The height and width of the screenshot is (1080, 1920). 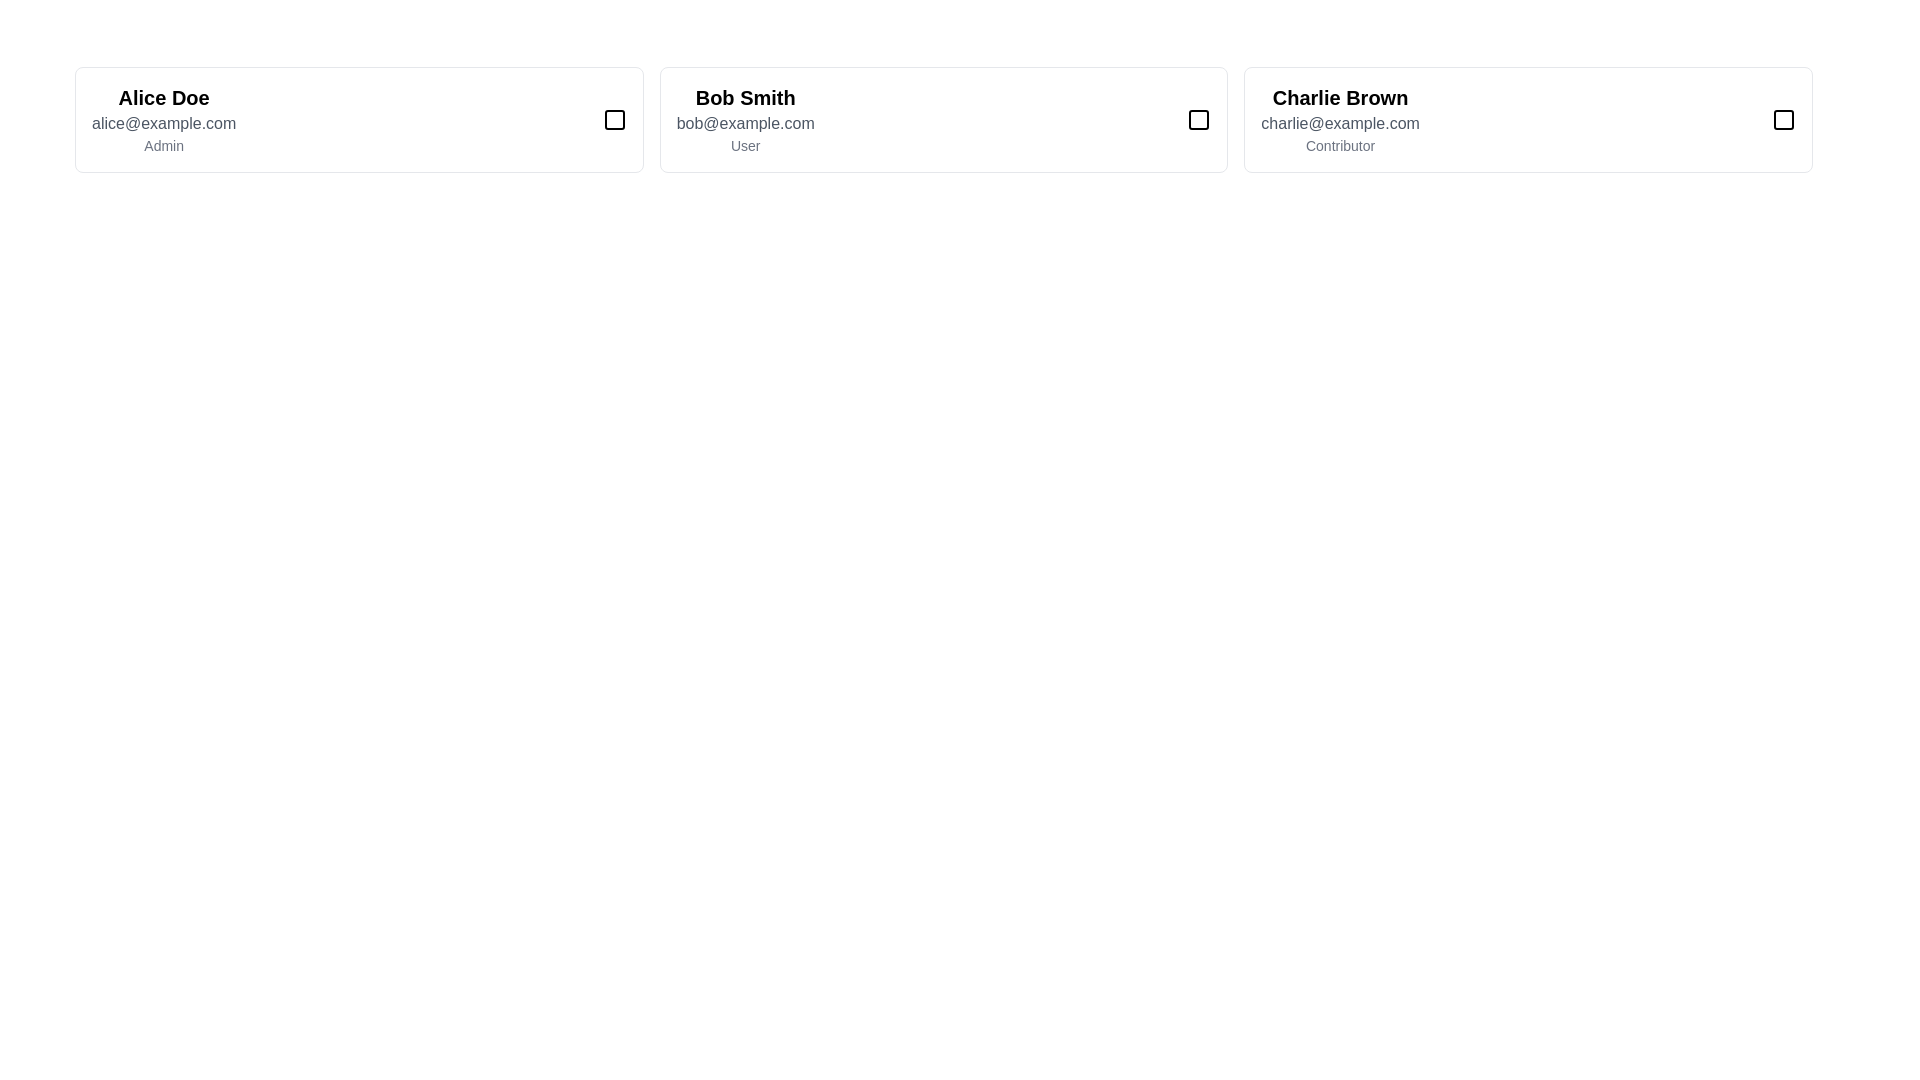 I want to click on the small square icon with rounded corners located in the top-right corner of the user card labeled 'Alice Doe', so click(x=613, y=119).